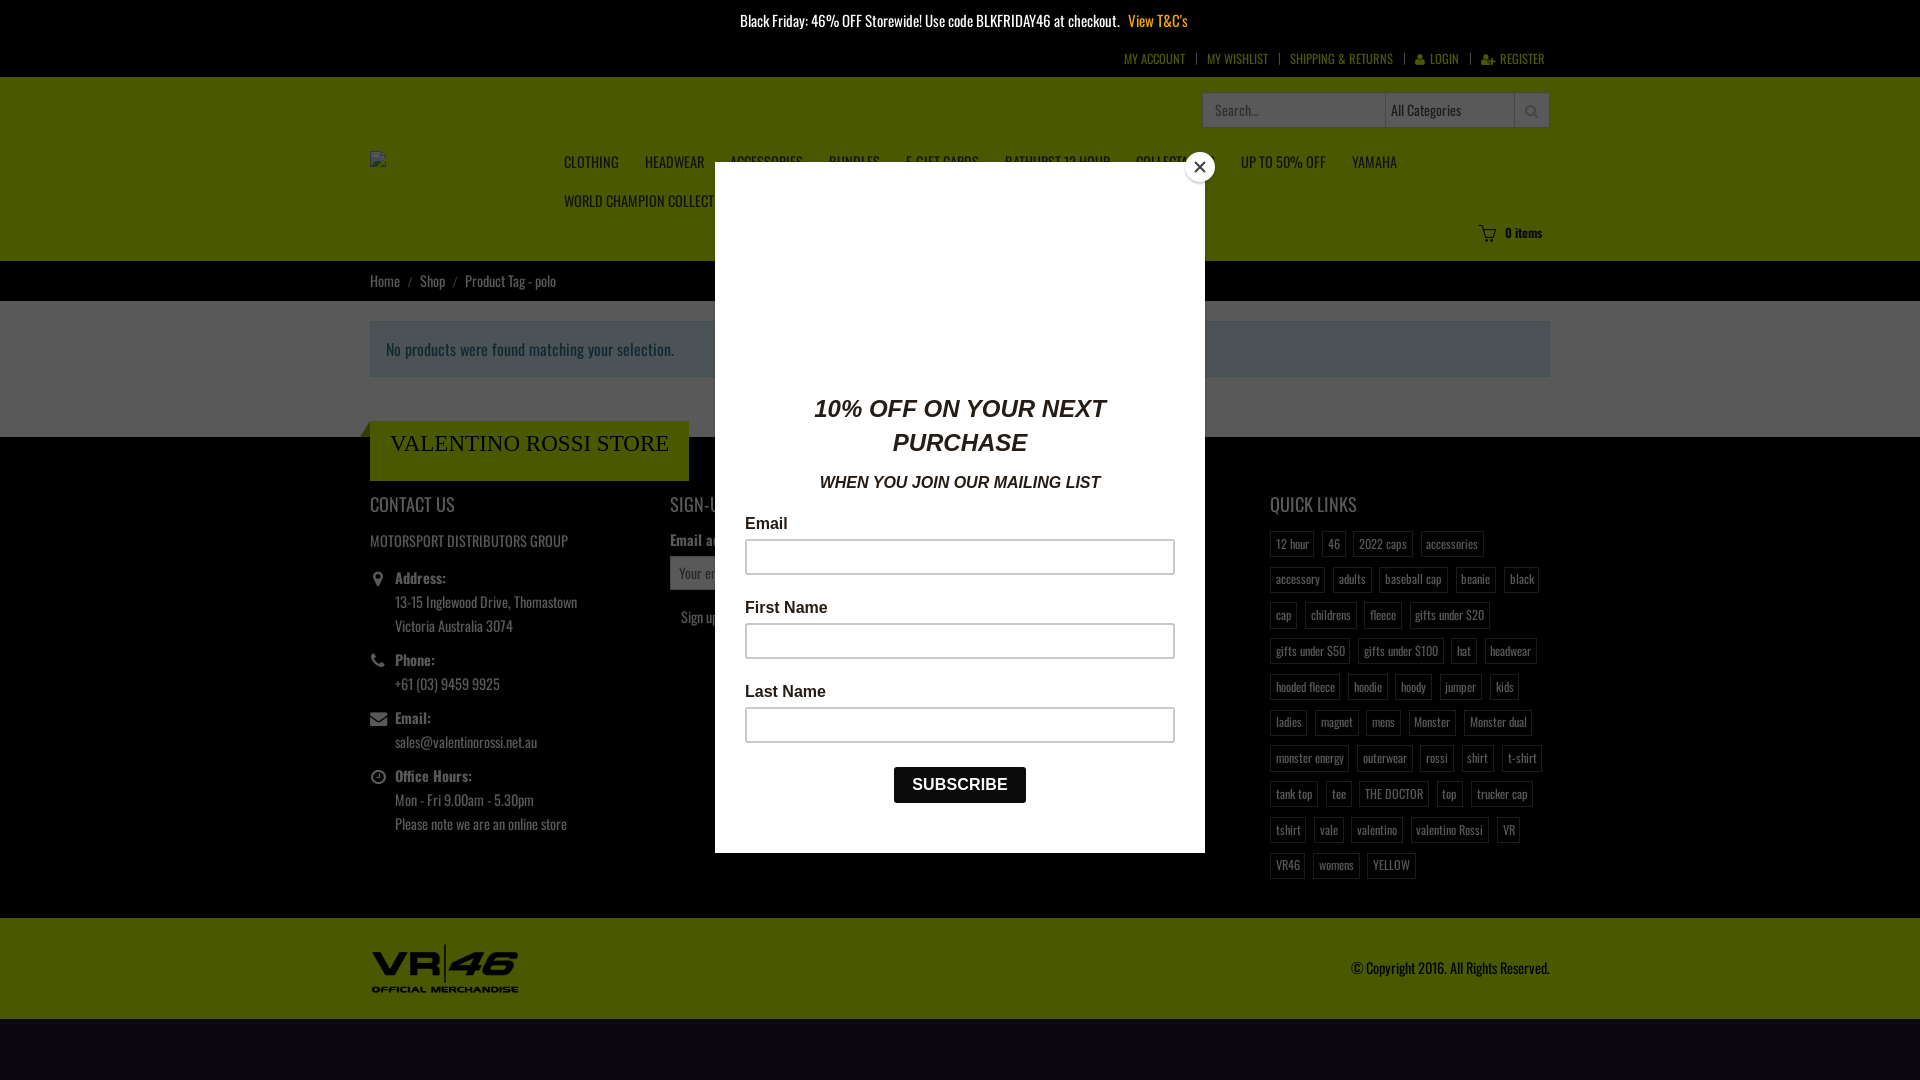  What do you see at coordinates (1381, 543) in the screenshot?
I see `'2022 caps'` at bounding box center [1381, 543].